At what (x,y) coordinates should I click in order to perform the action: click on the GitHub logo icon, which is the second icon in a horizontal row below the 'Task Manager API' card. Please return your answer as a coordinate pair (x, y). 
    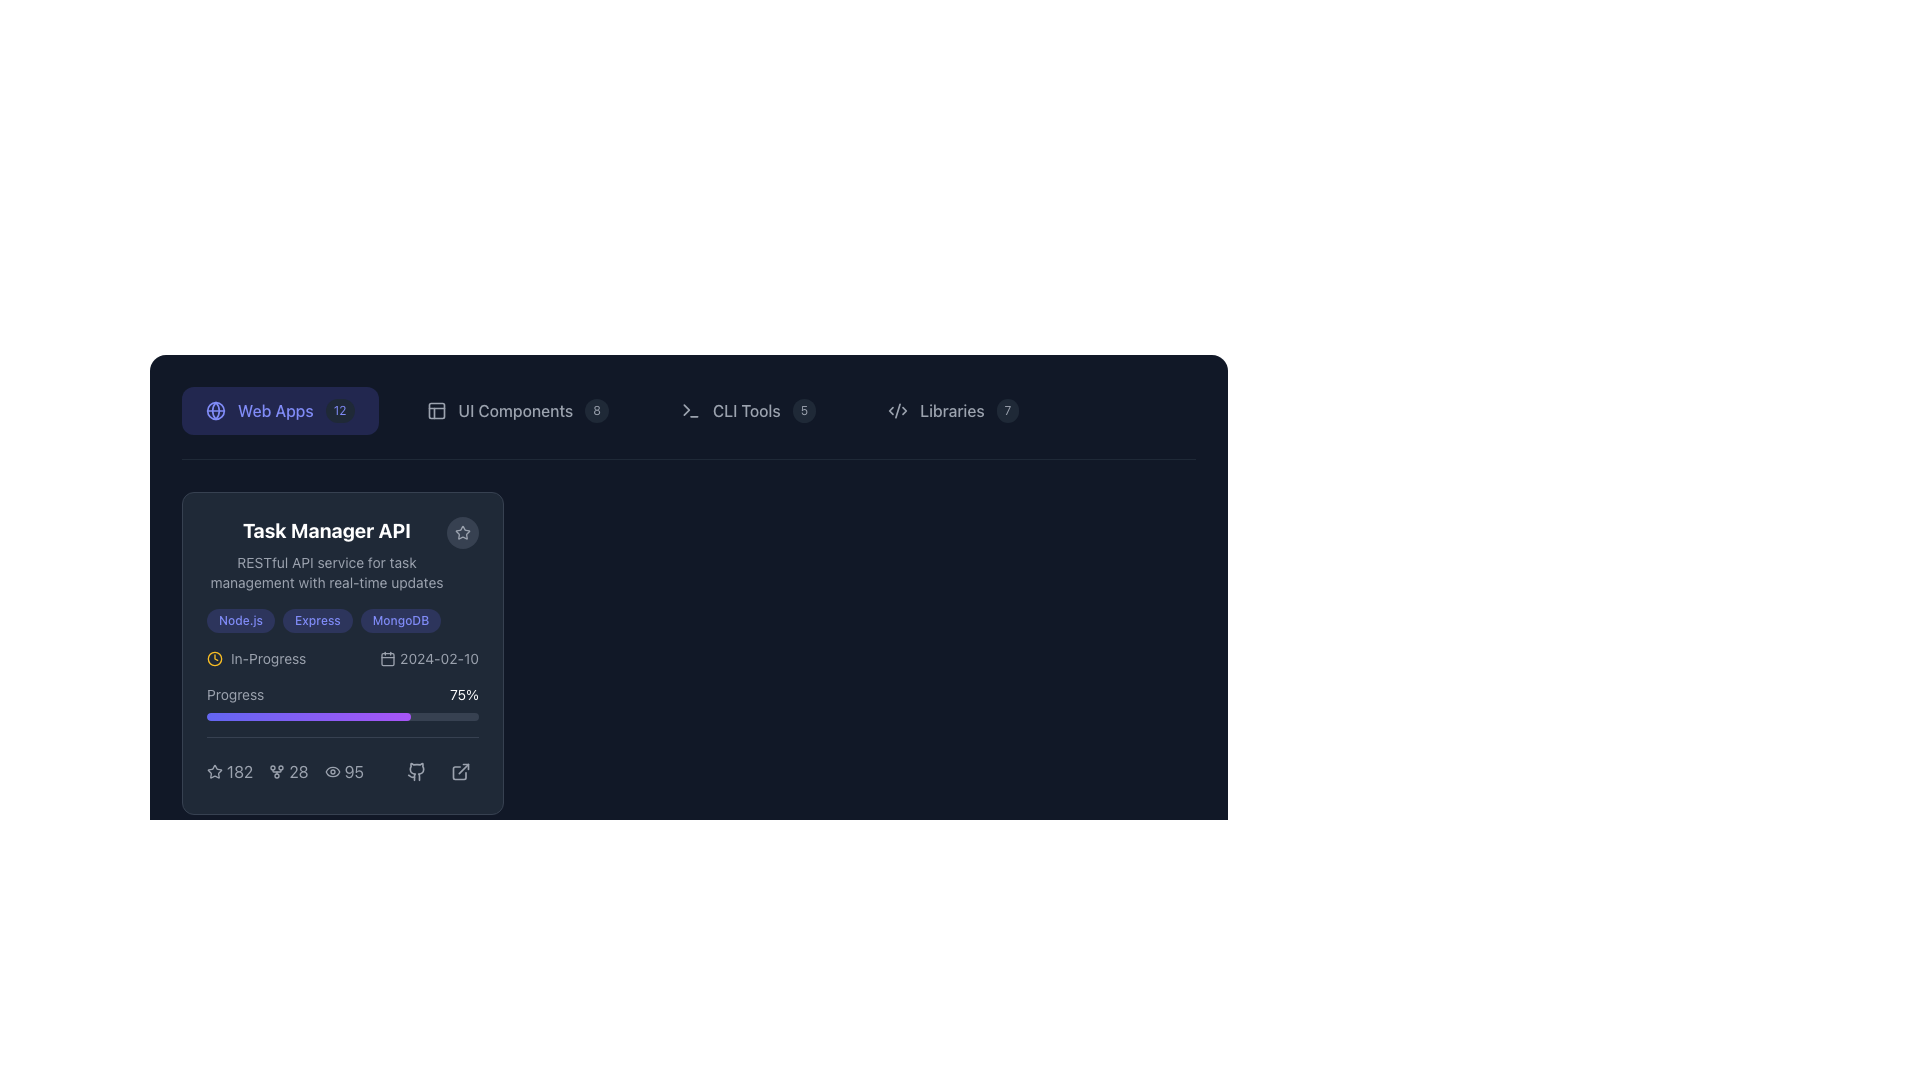
    Looking at the image, I should click on (416, 770).